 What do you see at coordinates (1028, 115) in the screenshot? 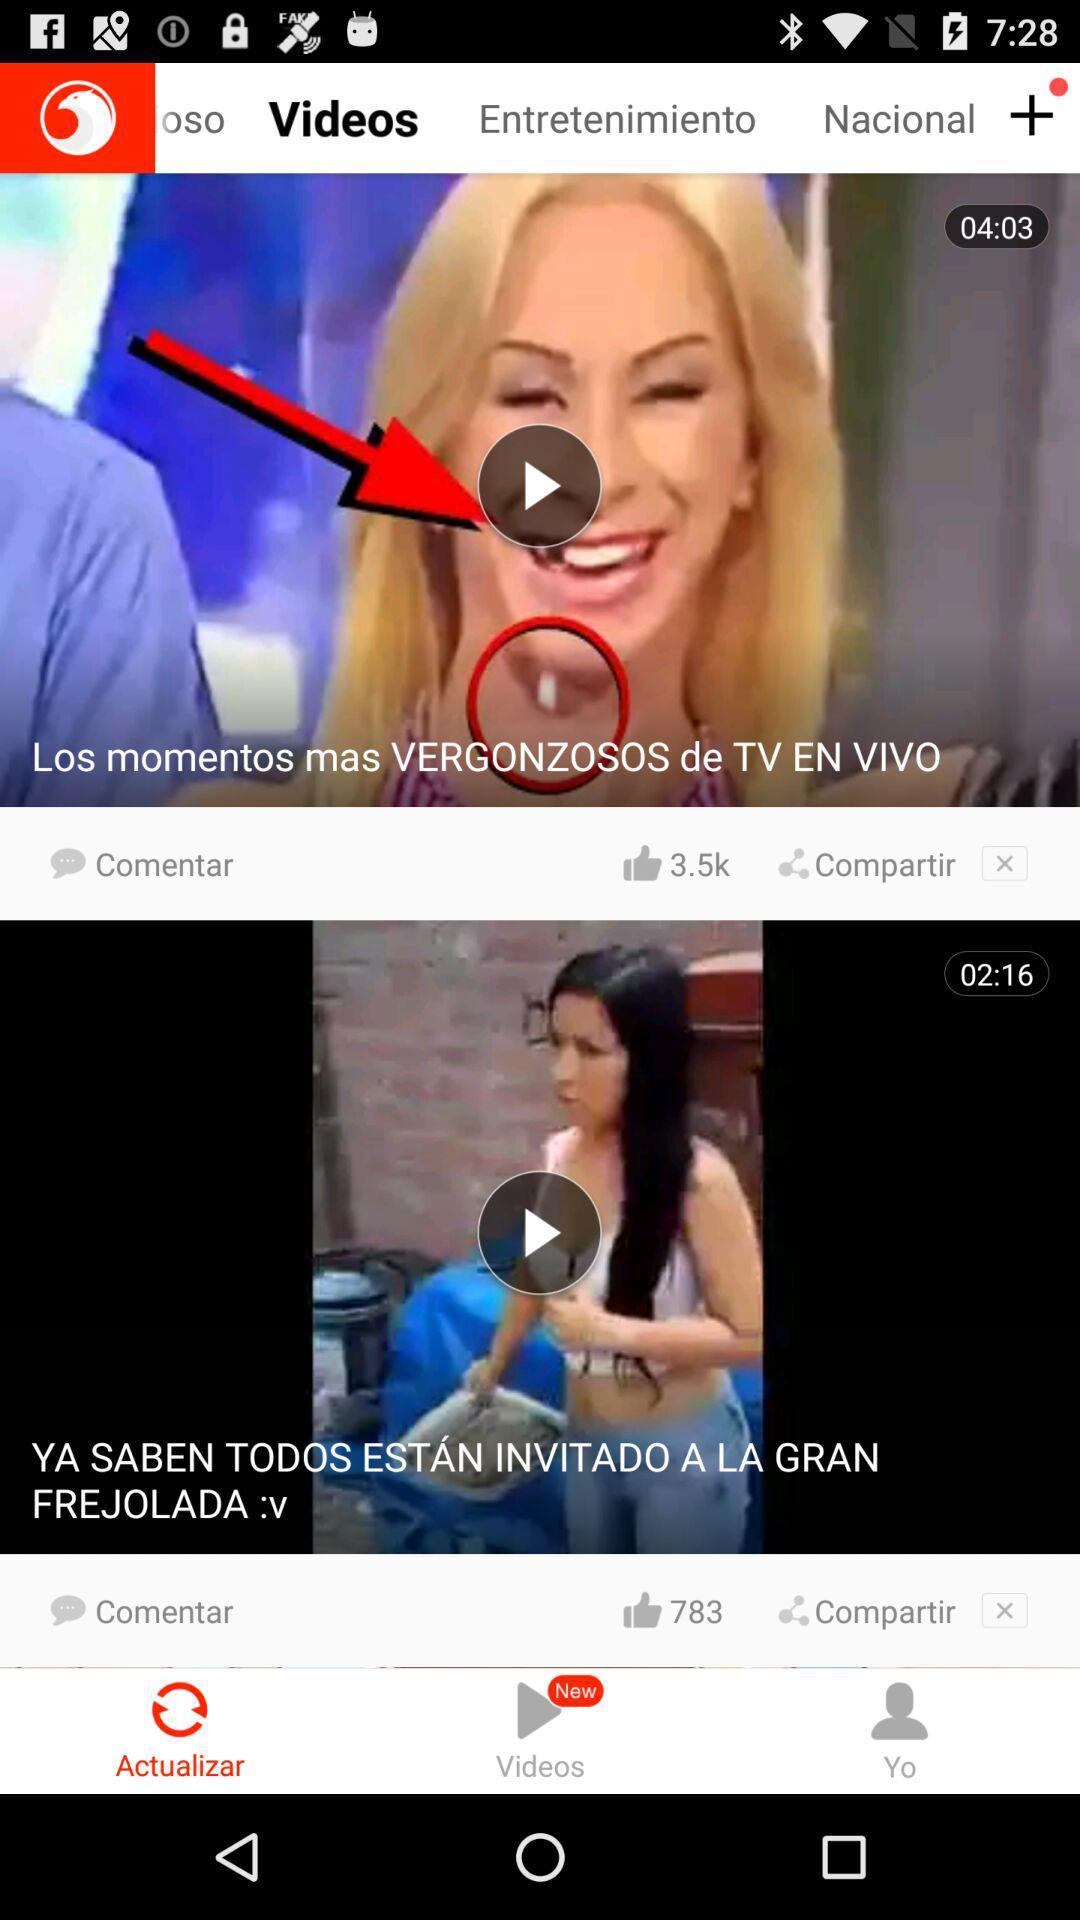
I see `show app settings` at bounding box center [1028, 115].